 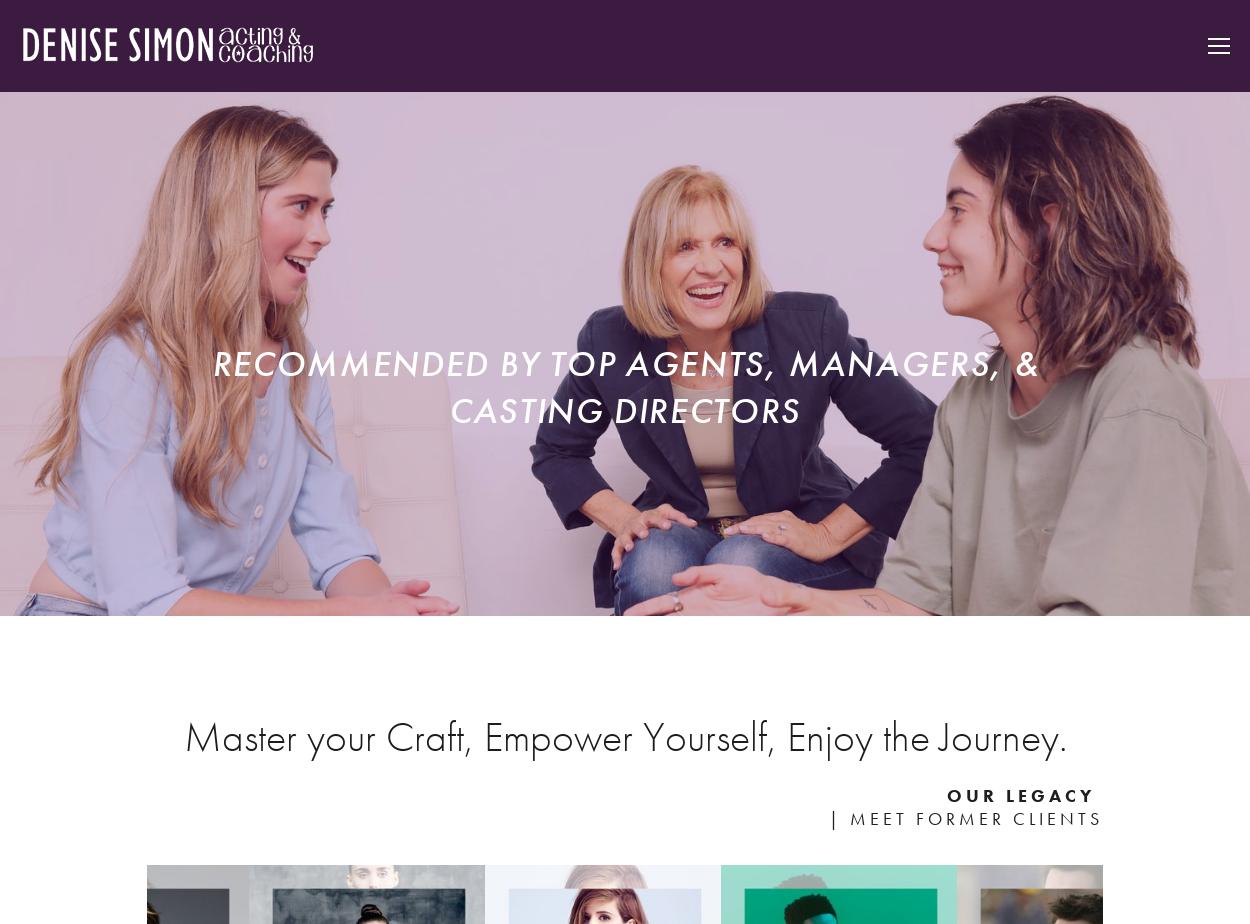 I want to click on 'our leGACY', so click(x=1025, y=794).